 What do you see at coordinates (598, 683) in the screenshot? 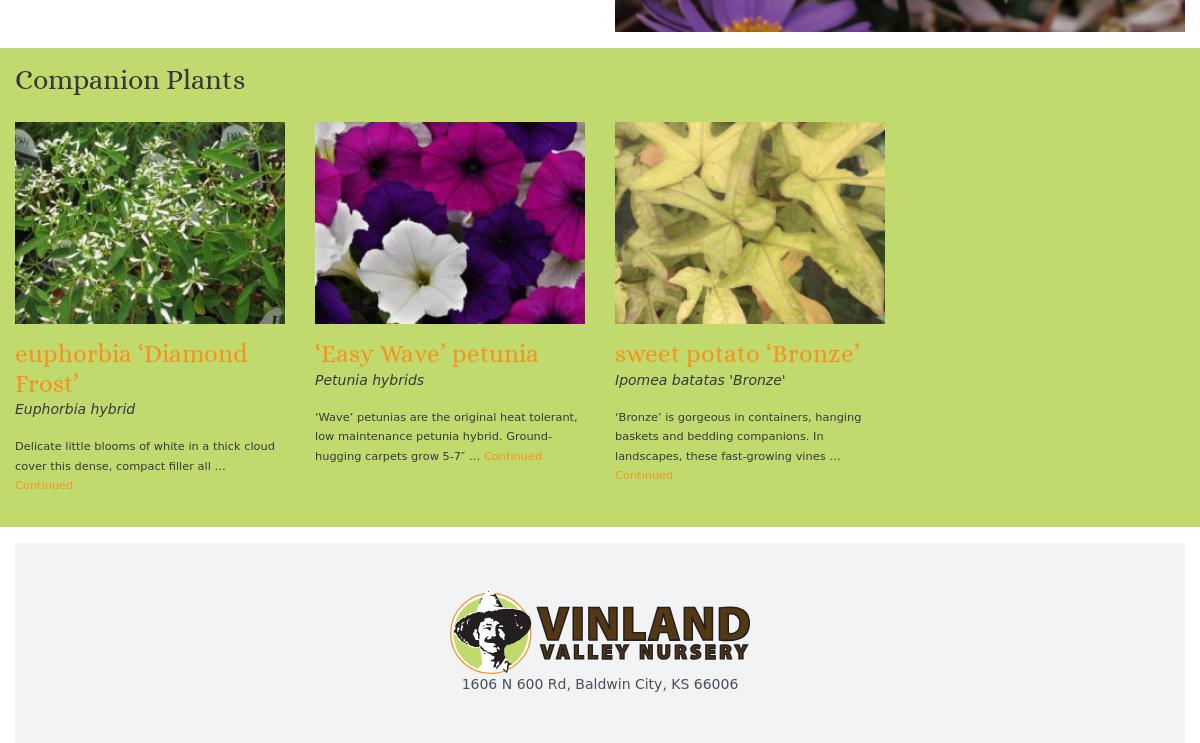
I see `'1606 N 600 Rd, Baldwin City, KS 66006'` at bounding box center [598, 683].